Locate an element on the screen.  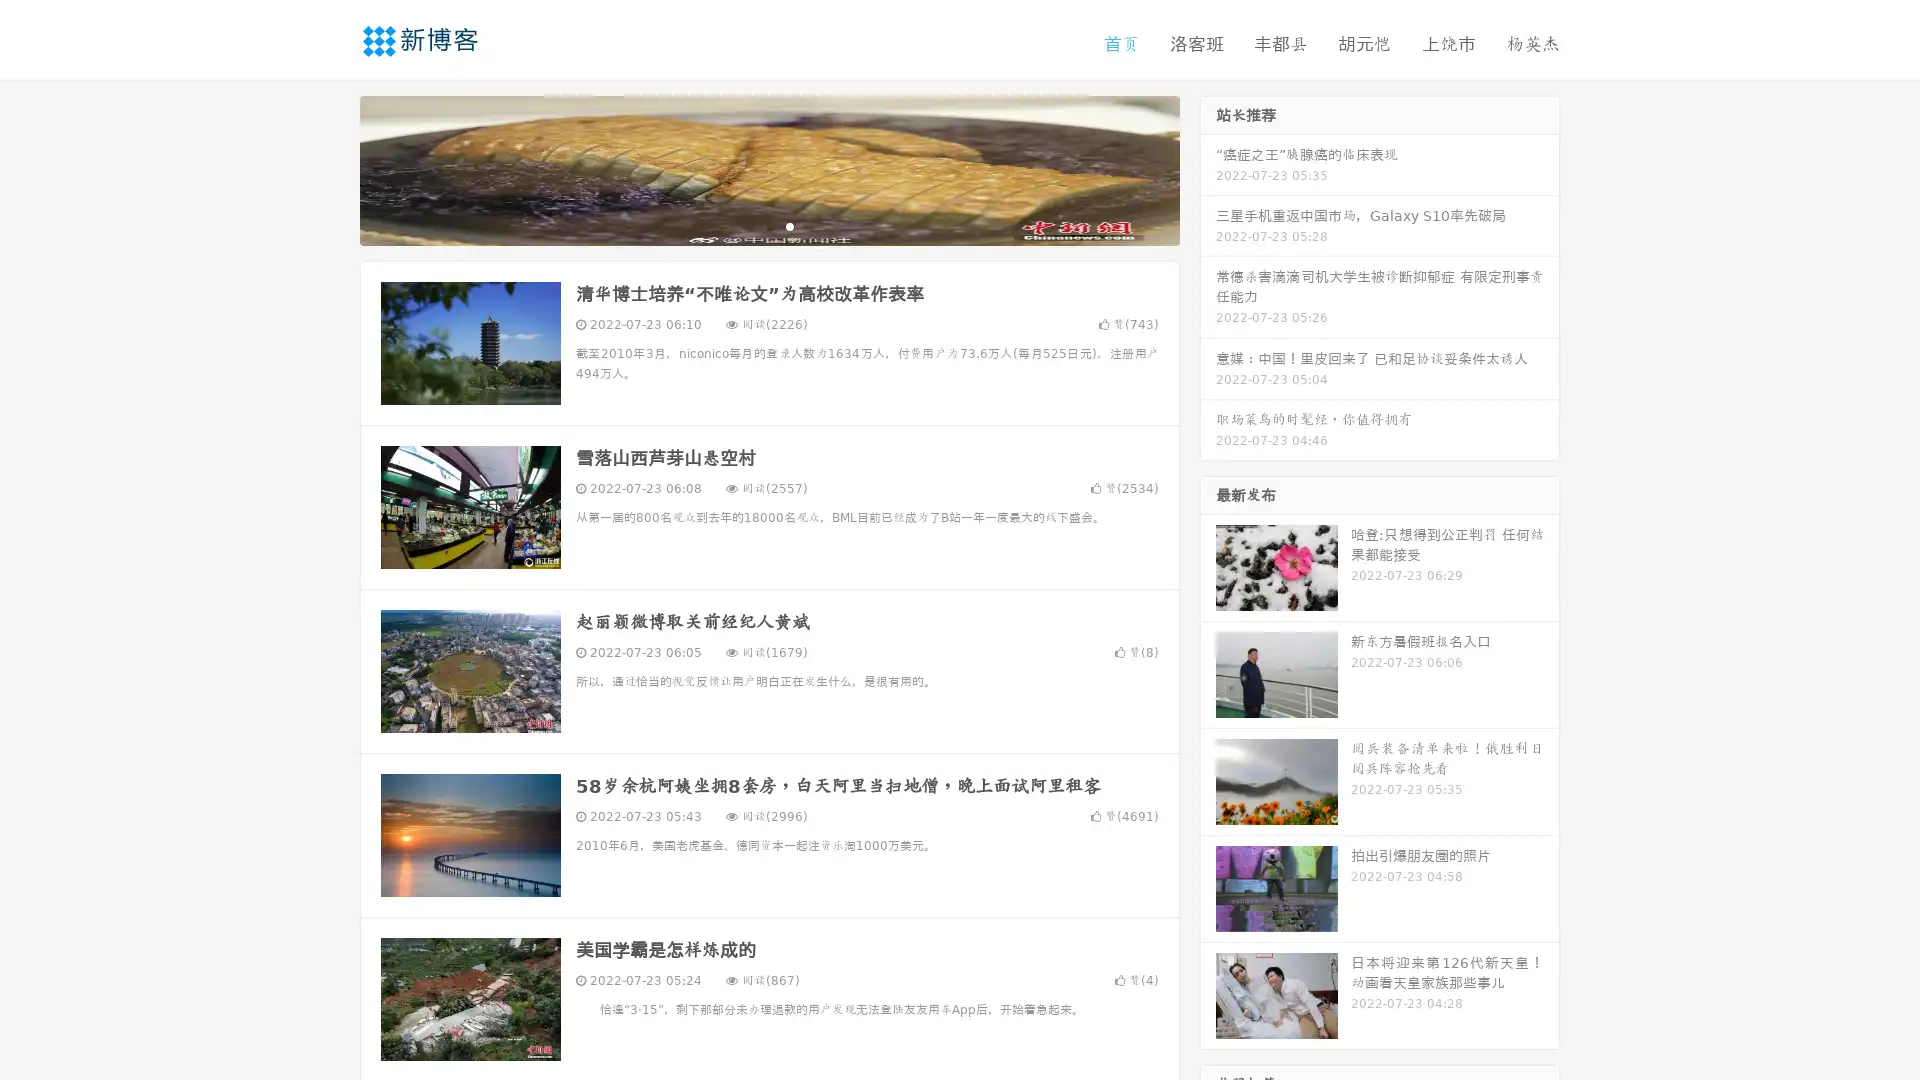
Previous slide is located at coordinates (330, 168).